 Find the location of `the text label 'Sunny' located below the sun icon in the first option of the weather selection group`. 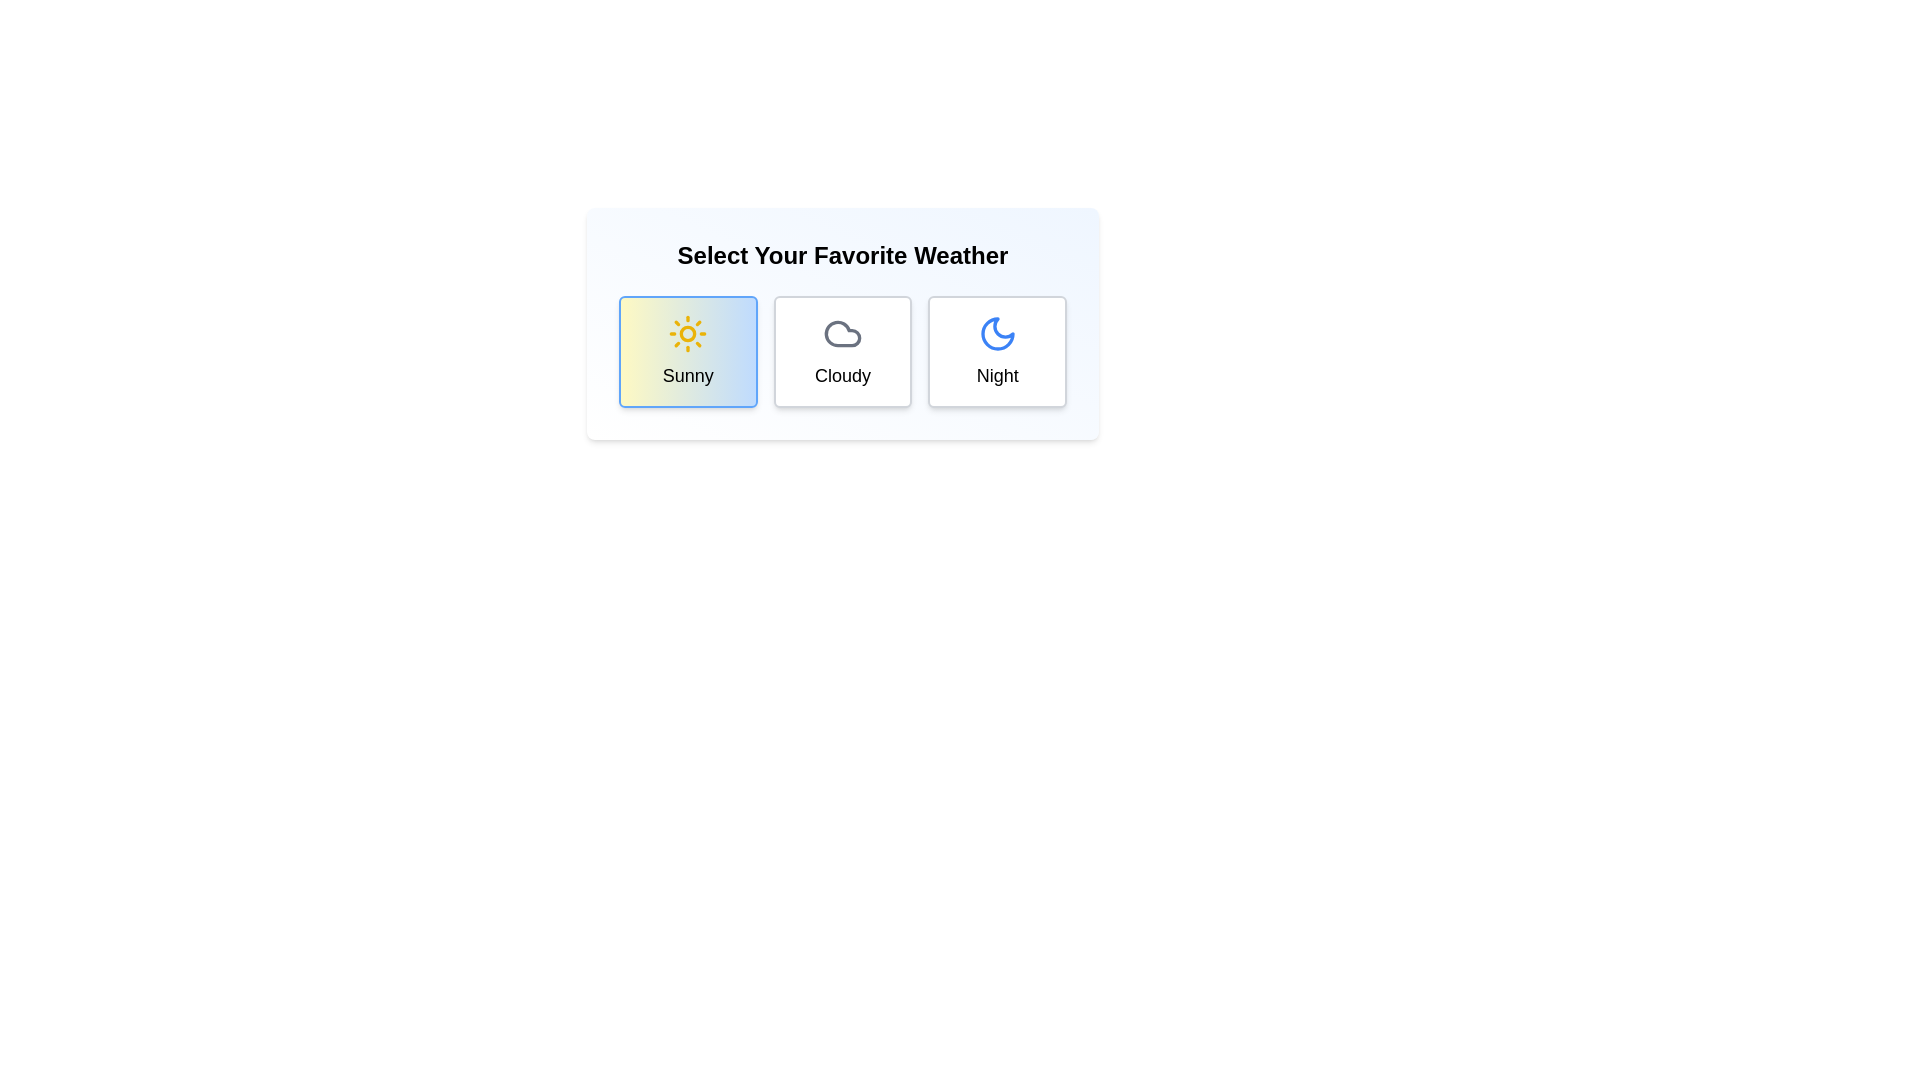

the text label 'Sunny' located below the sun icon in the first option of the weather selection group is located at coordinates (687, 375).